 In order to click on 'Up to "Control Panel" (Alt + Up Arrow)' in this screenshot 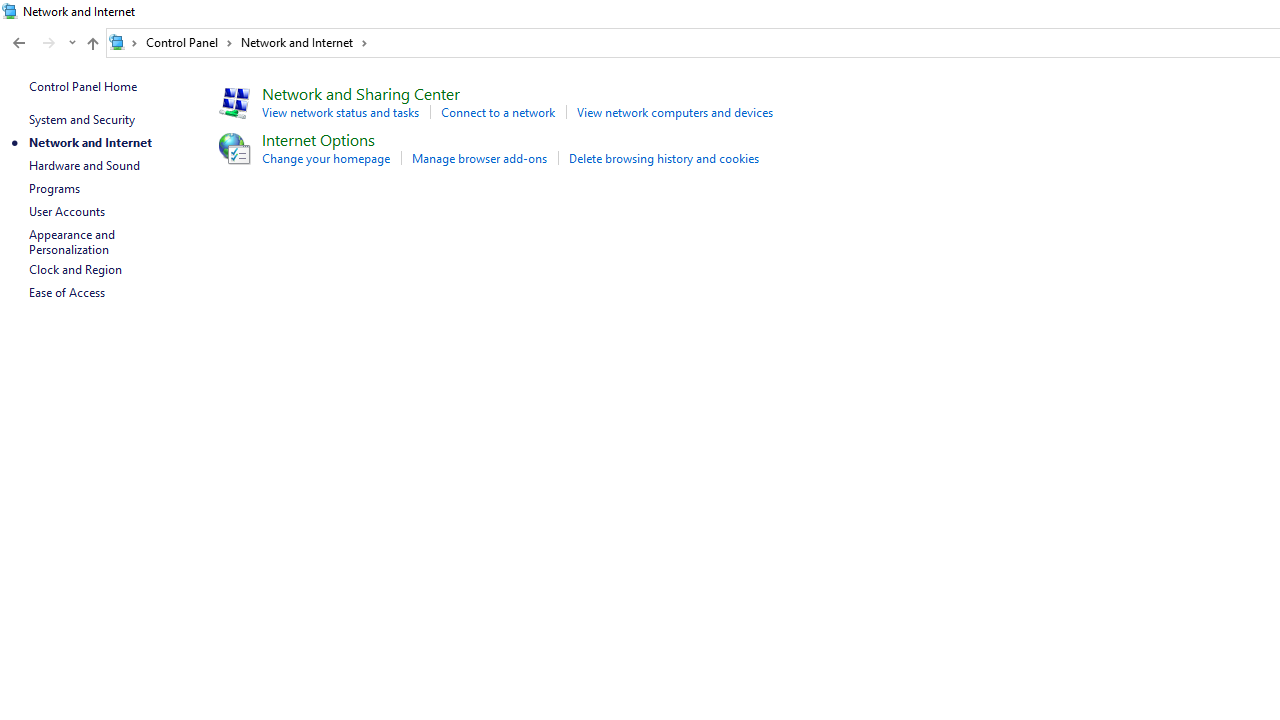, I will do `click(91, 43)`.